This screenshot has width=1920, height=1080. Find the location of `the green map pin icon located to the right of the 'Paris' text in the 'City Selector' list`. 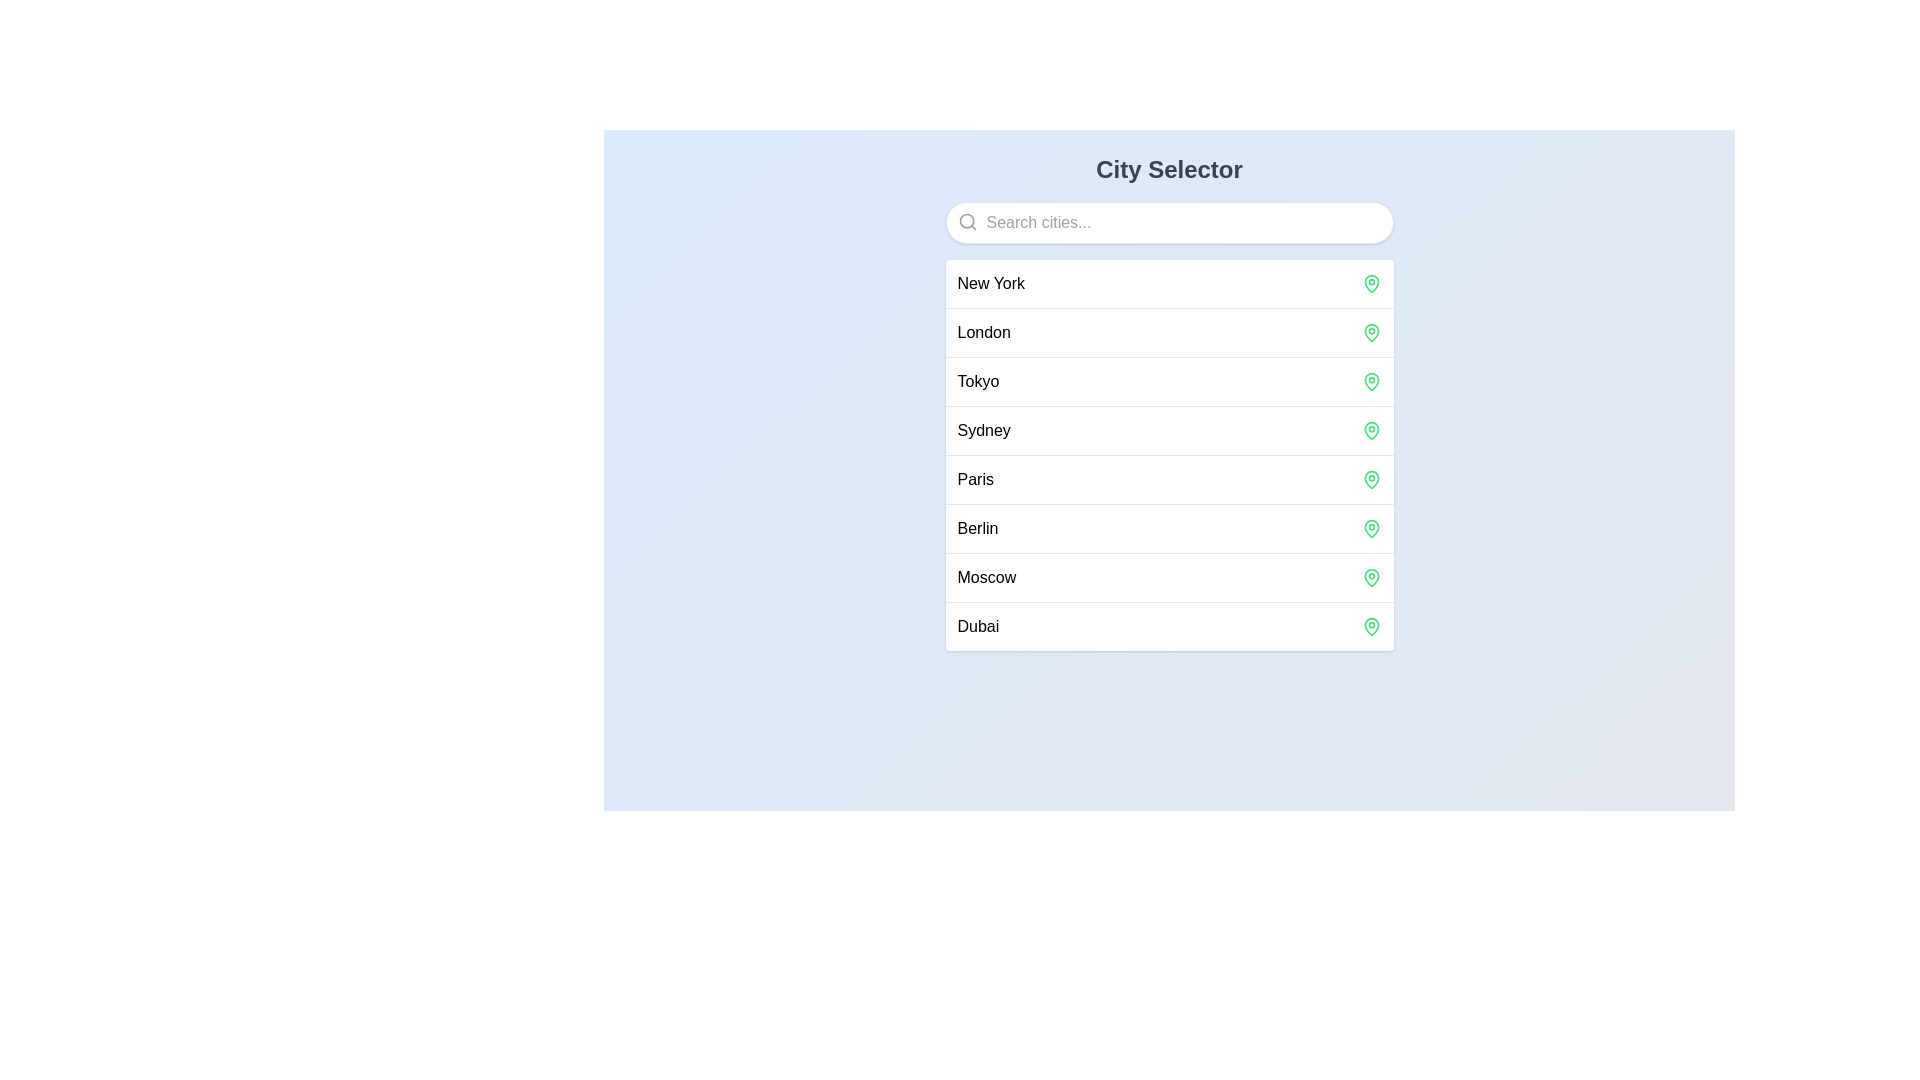

the green map pin icon located to the right of the 'Paris' text in the 'City Selector' list is located at coordinates (1370, 479).